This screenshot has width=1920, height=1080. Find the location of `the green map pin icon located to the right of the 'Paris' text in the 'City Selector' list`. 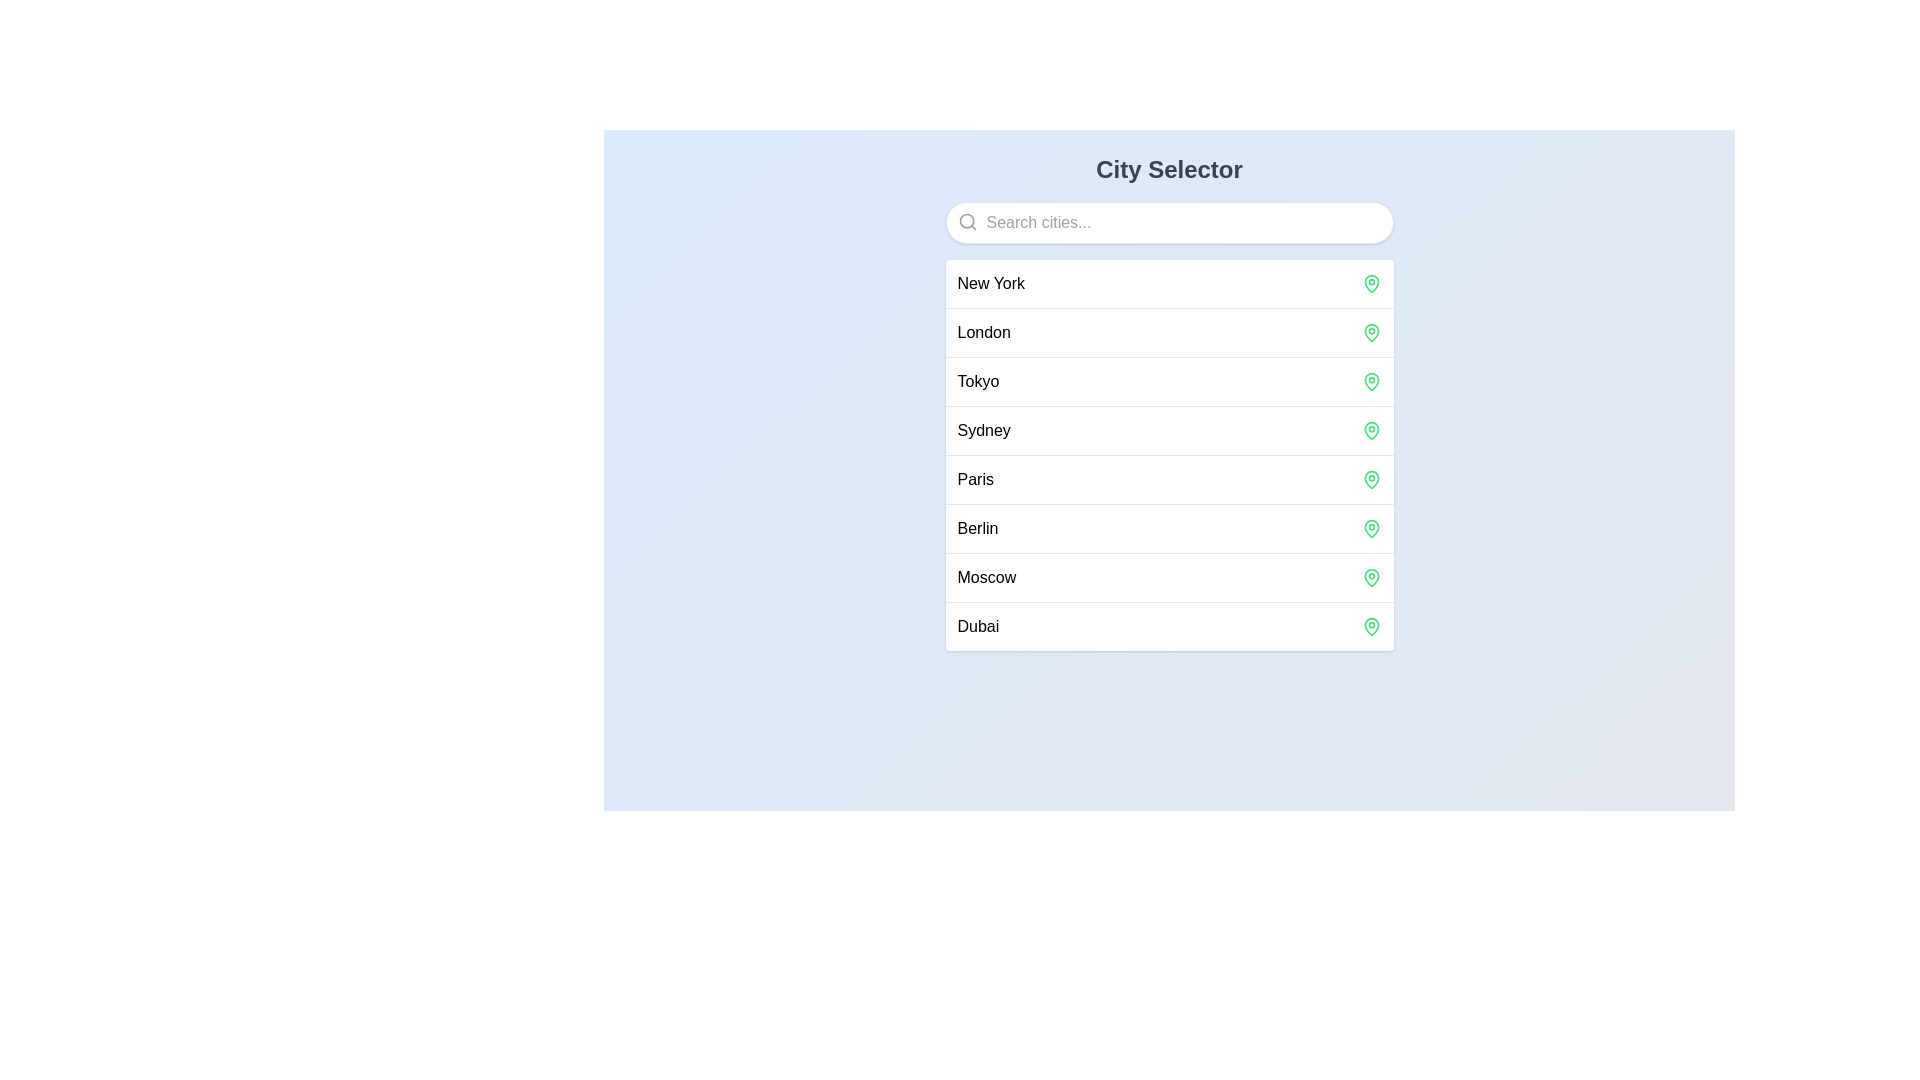

the green map pin icon located to the right of the 'Paris' text in the 'City Selector' list is located at coordinates (1370, 479).